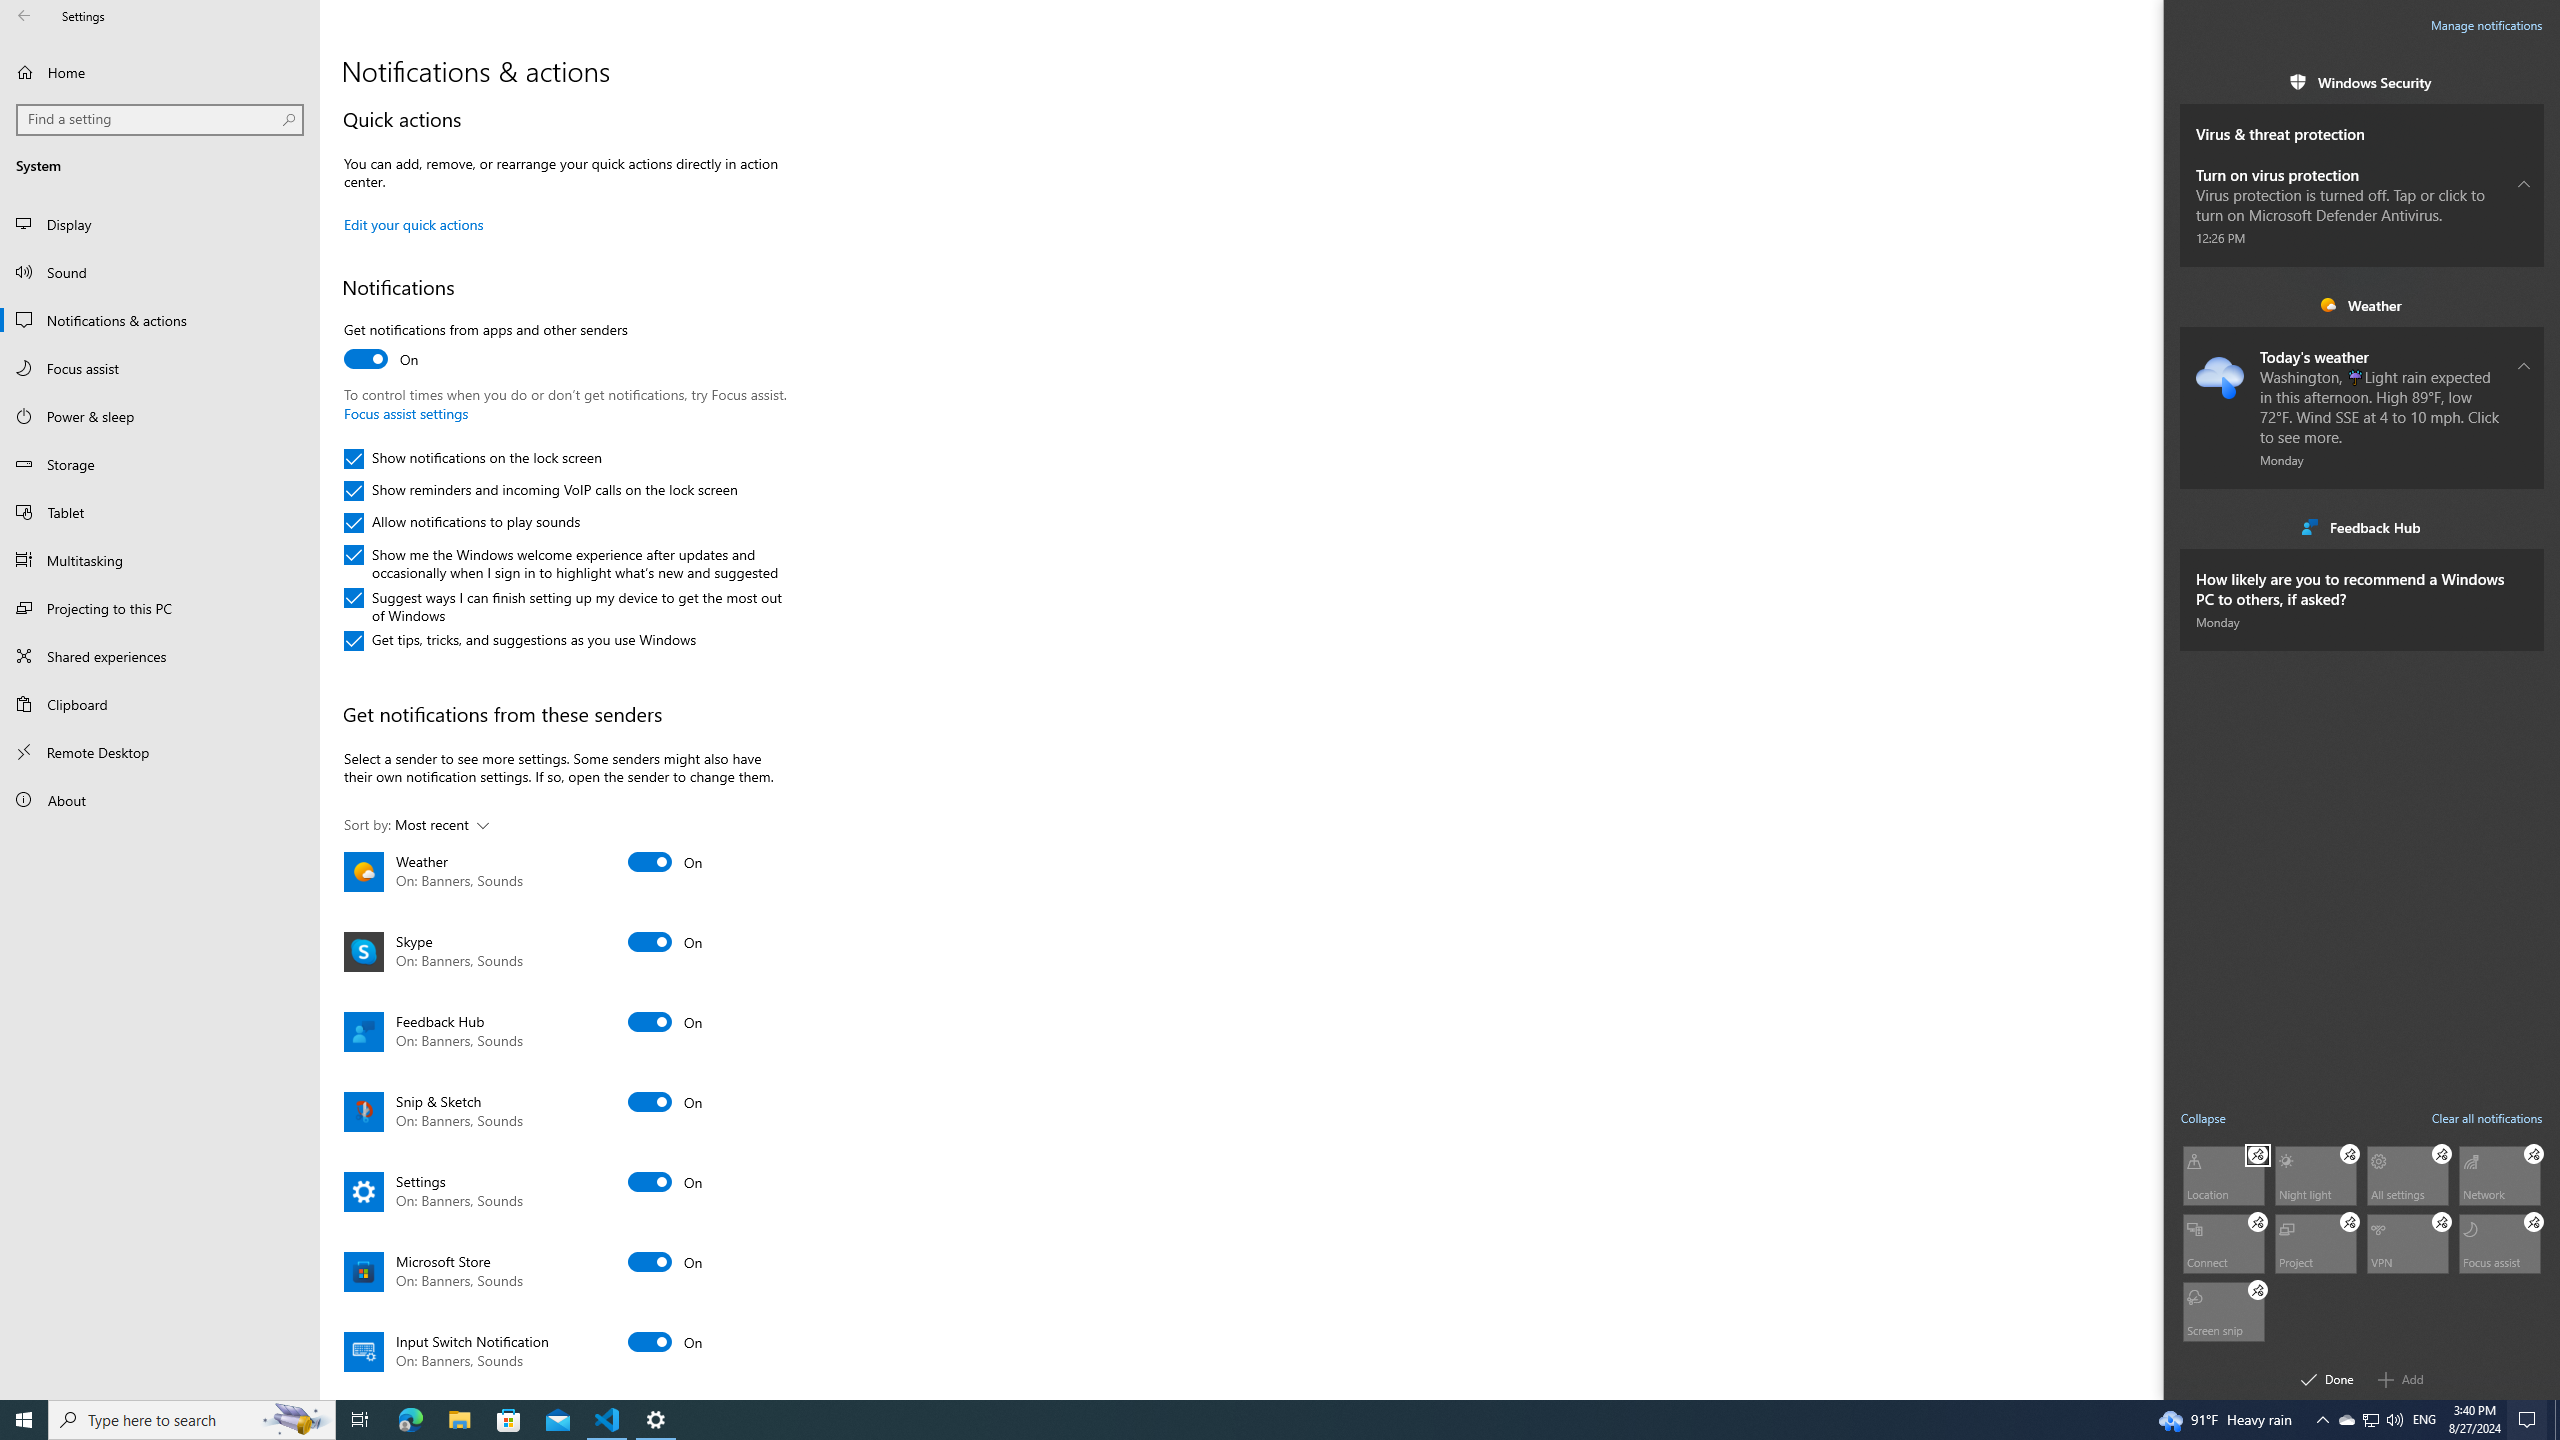 This screenshot has width=2560, height=1440. Describe the element at coordinates (2257, 1290) in the screenshot. I see `'Screen snip Unpin'` at that location.